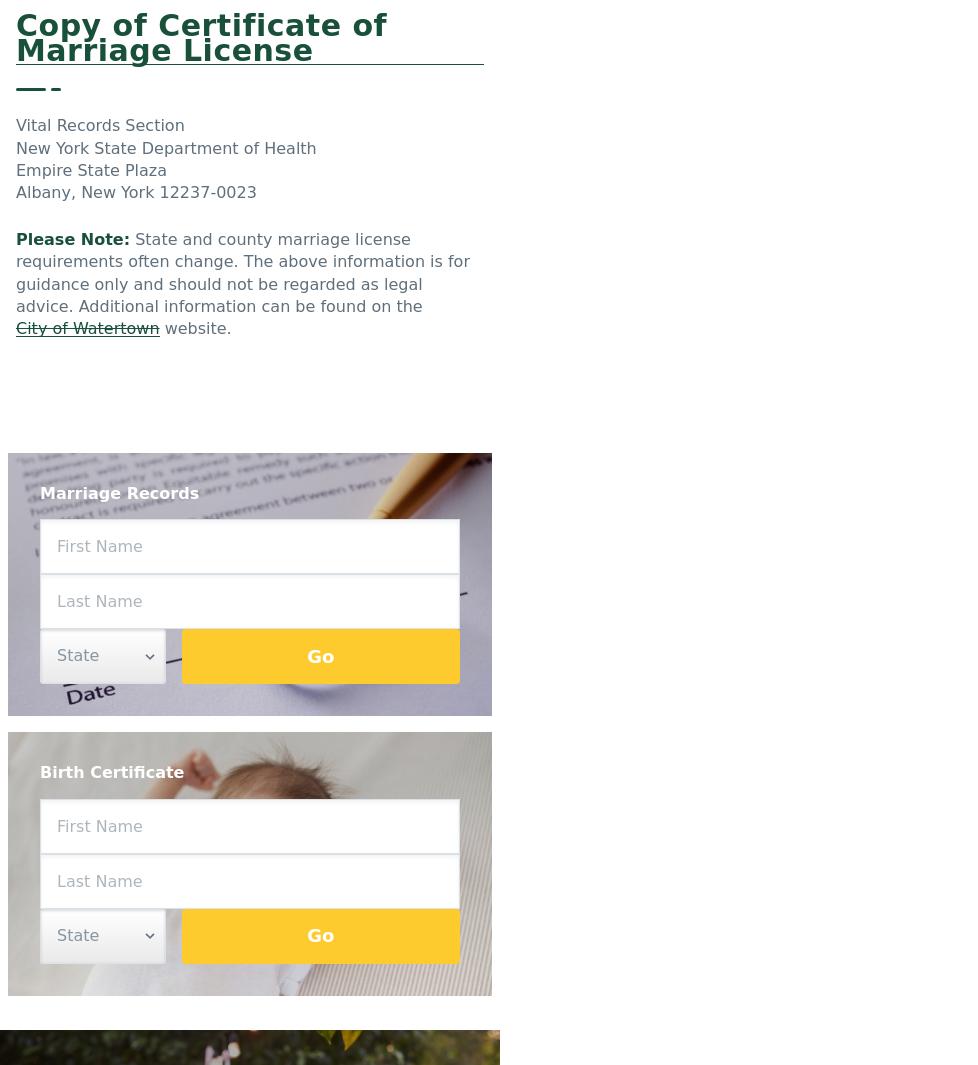 This screenshot has width=978, height=1065. Describe the element at coordinates (99, 124) in the screenshot. I see `'Vital Records Section'` at that location.